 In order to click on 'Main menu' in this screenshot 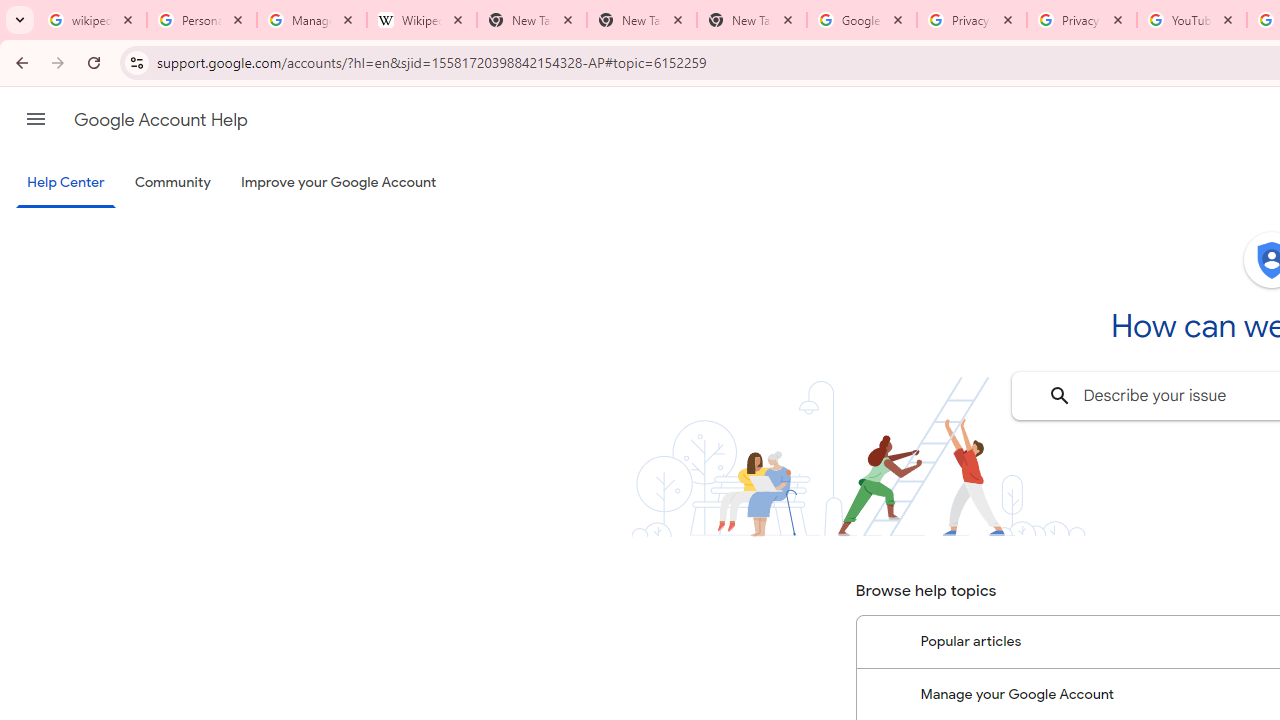, I will do `click(35, 119)`.